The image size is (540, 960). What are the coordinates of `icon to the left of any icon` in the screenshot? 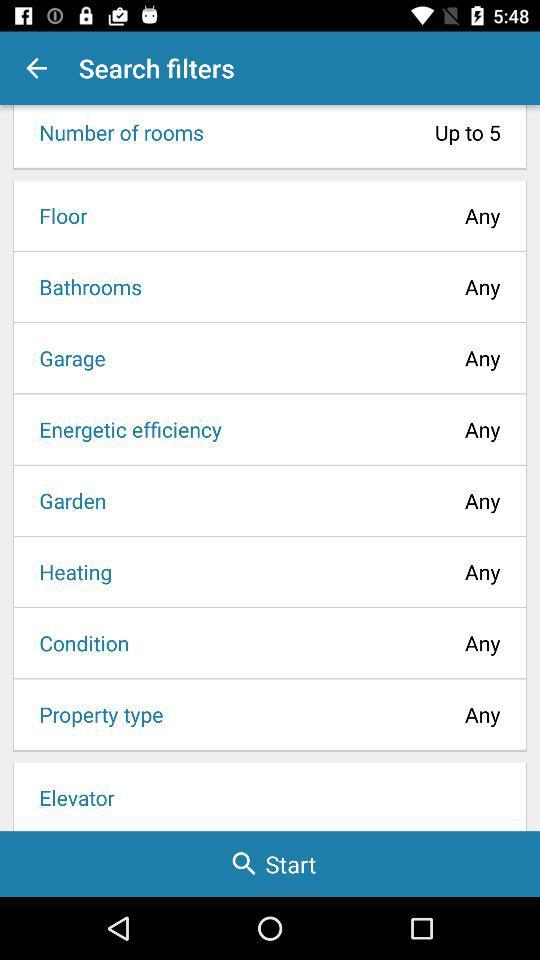 It's located at (83, 285).